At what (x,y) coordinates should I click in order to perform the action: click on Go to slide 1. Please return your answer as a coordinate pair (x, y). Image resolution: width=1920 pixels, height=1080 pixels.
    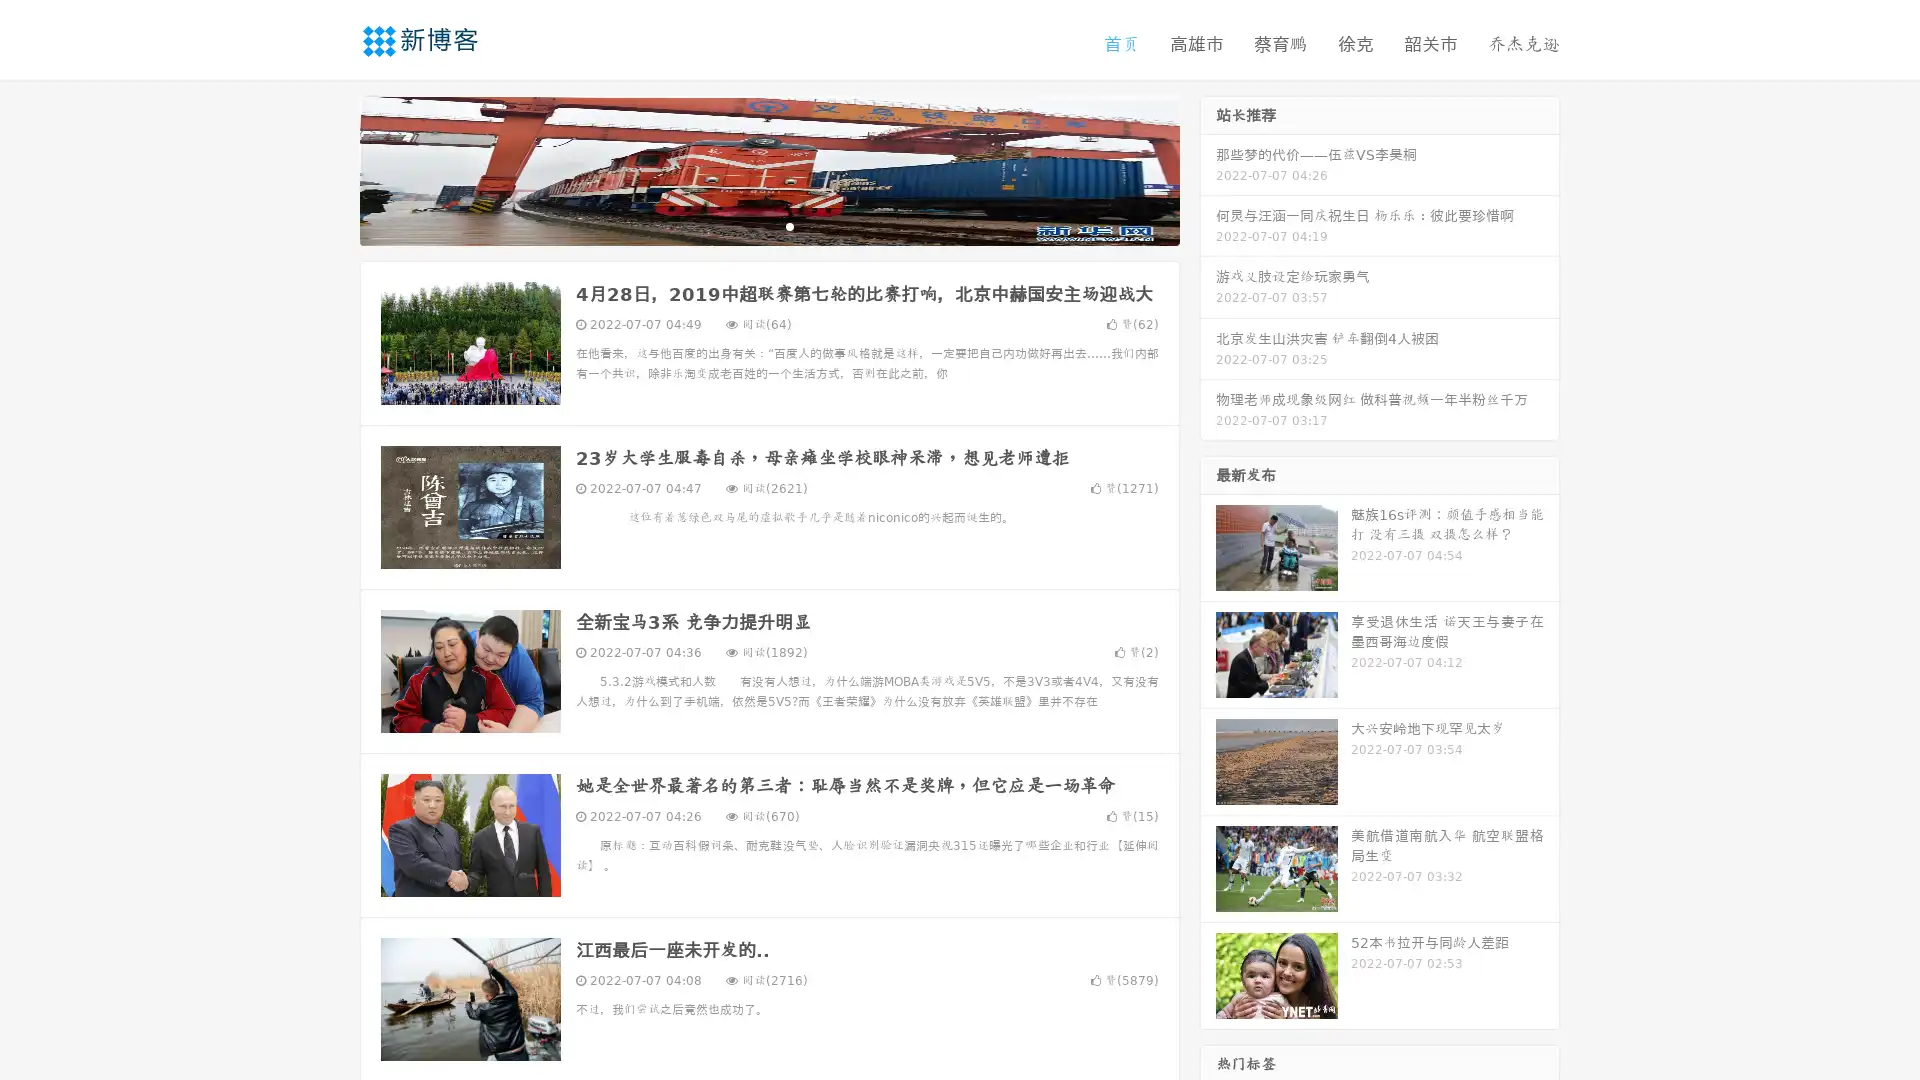
    Looking at the image, I should click on (748, 225).